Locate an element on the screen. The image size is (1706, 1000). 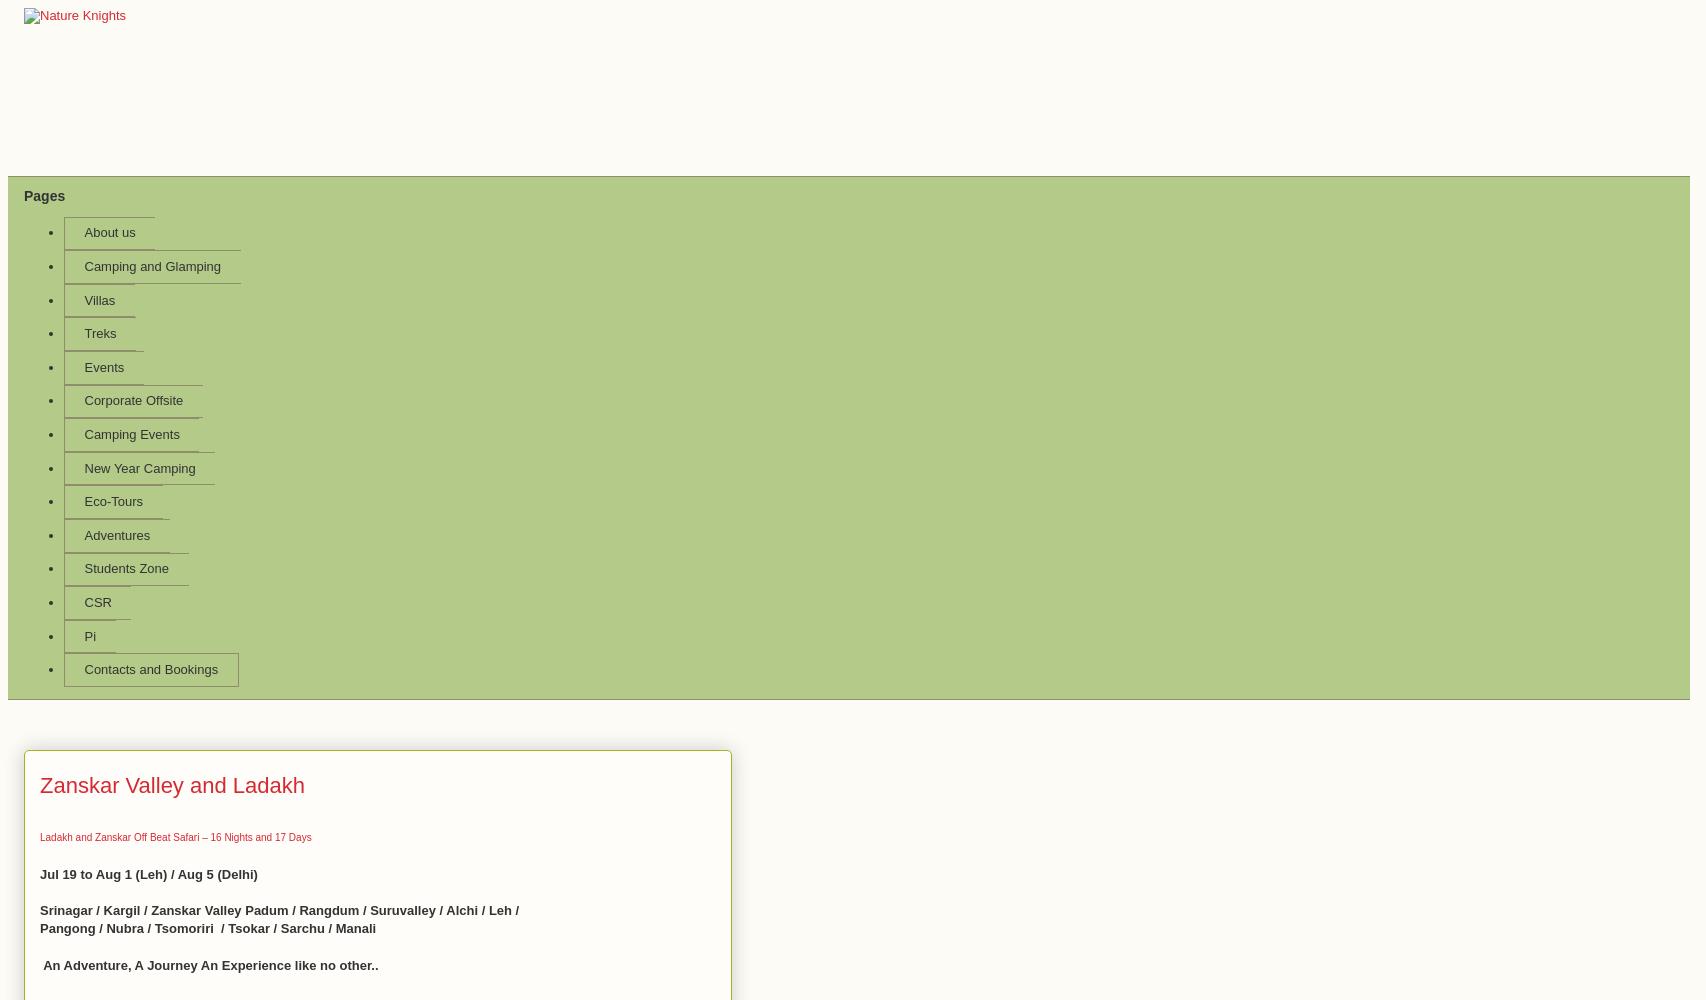
'Adventures' is located at coordinates (83, 534).